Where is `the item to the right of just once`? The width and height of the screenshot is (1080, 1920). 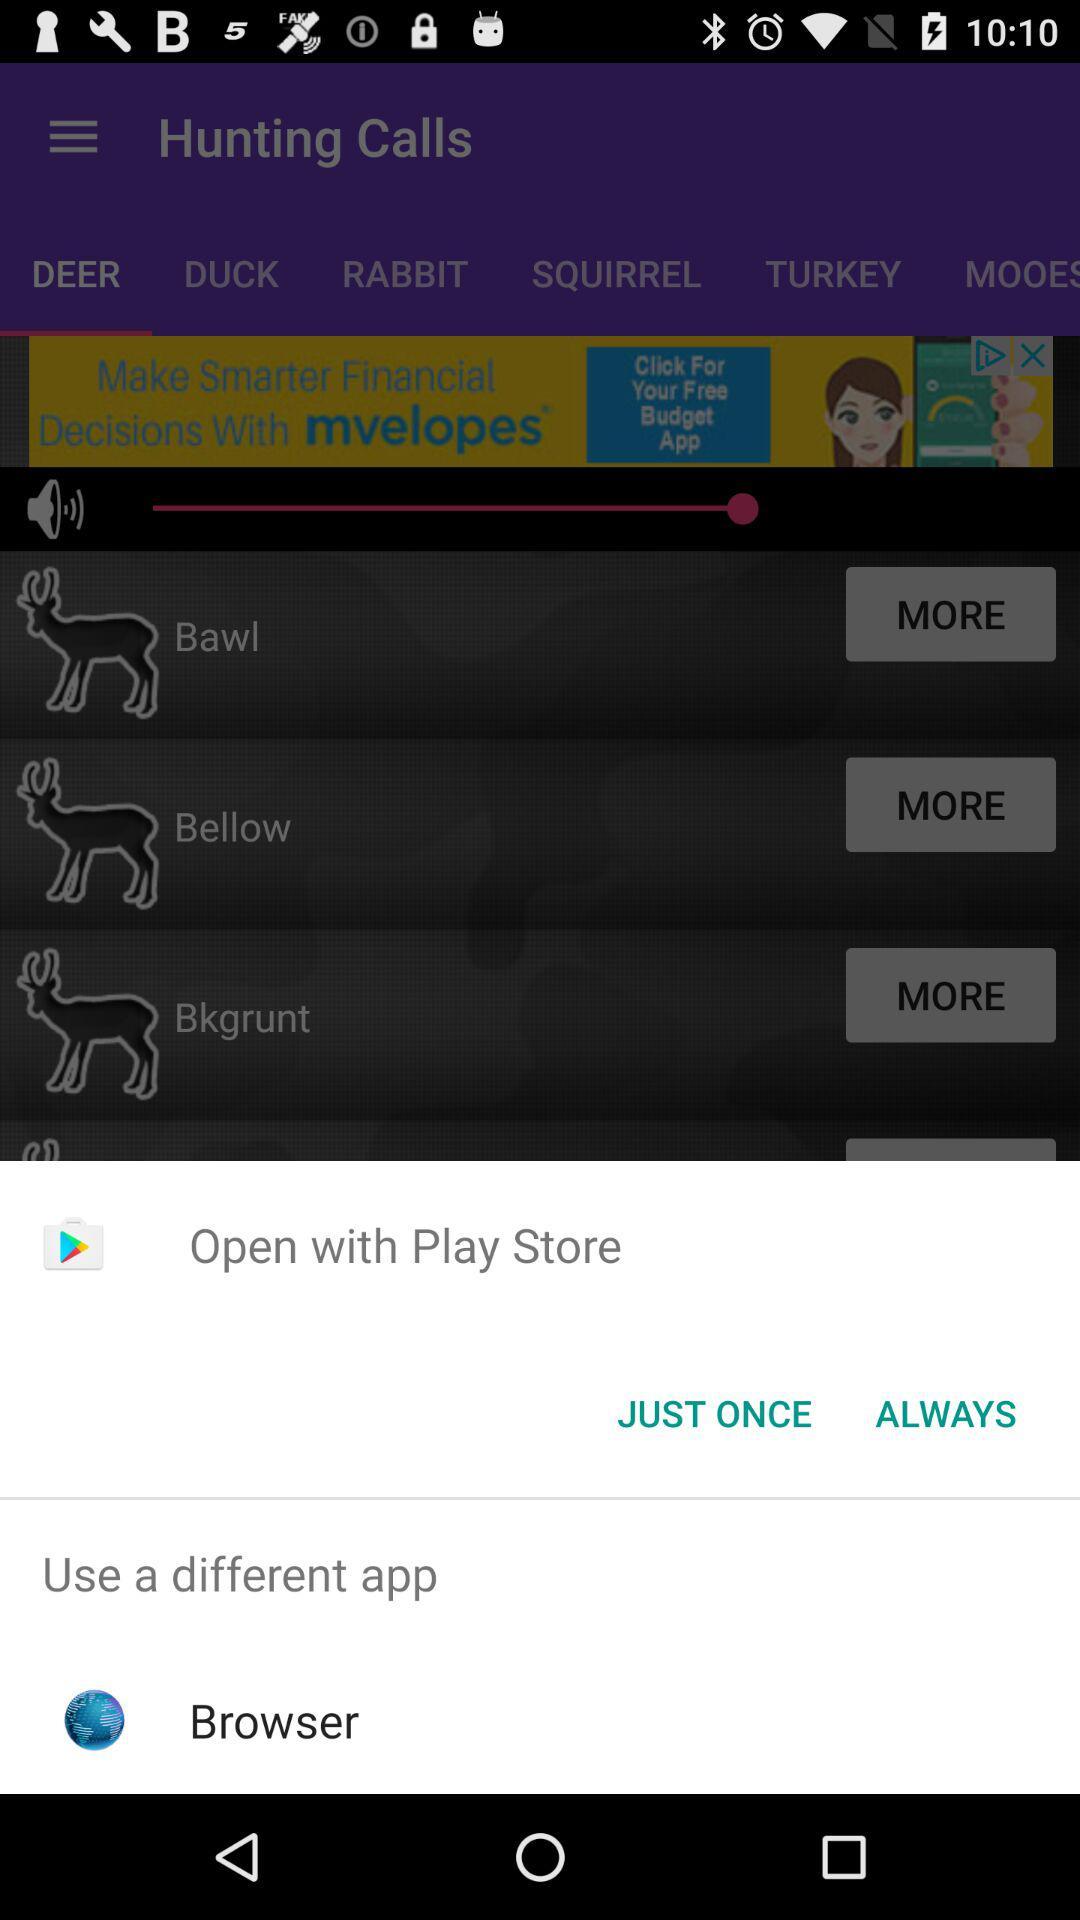 the item to the right of just once is located at coordinates (945, 1411).